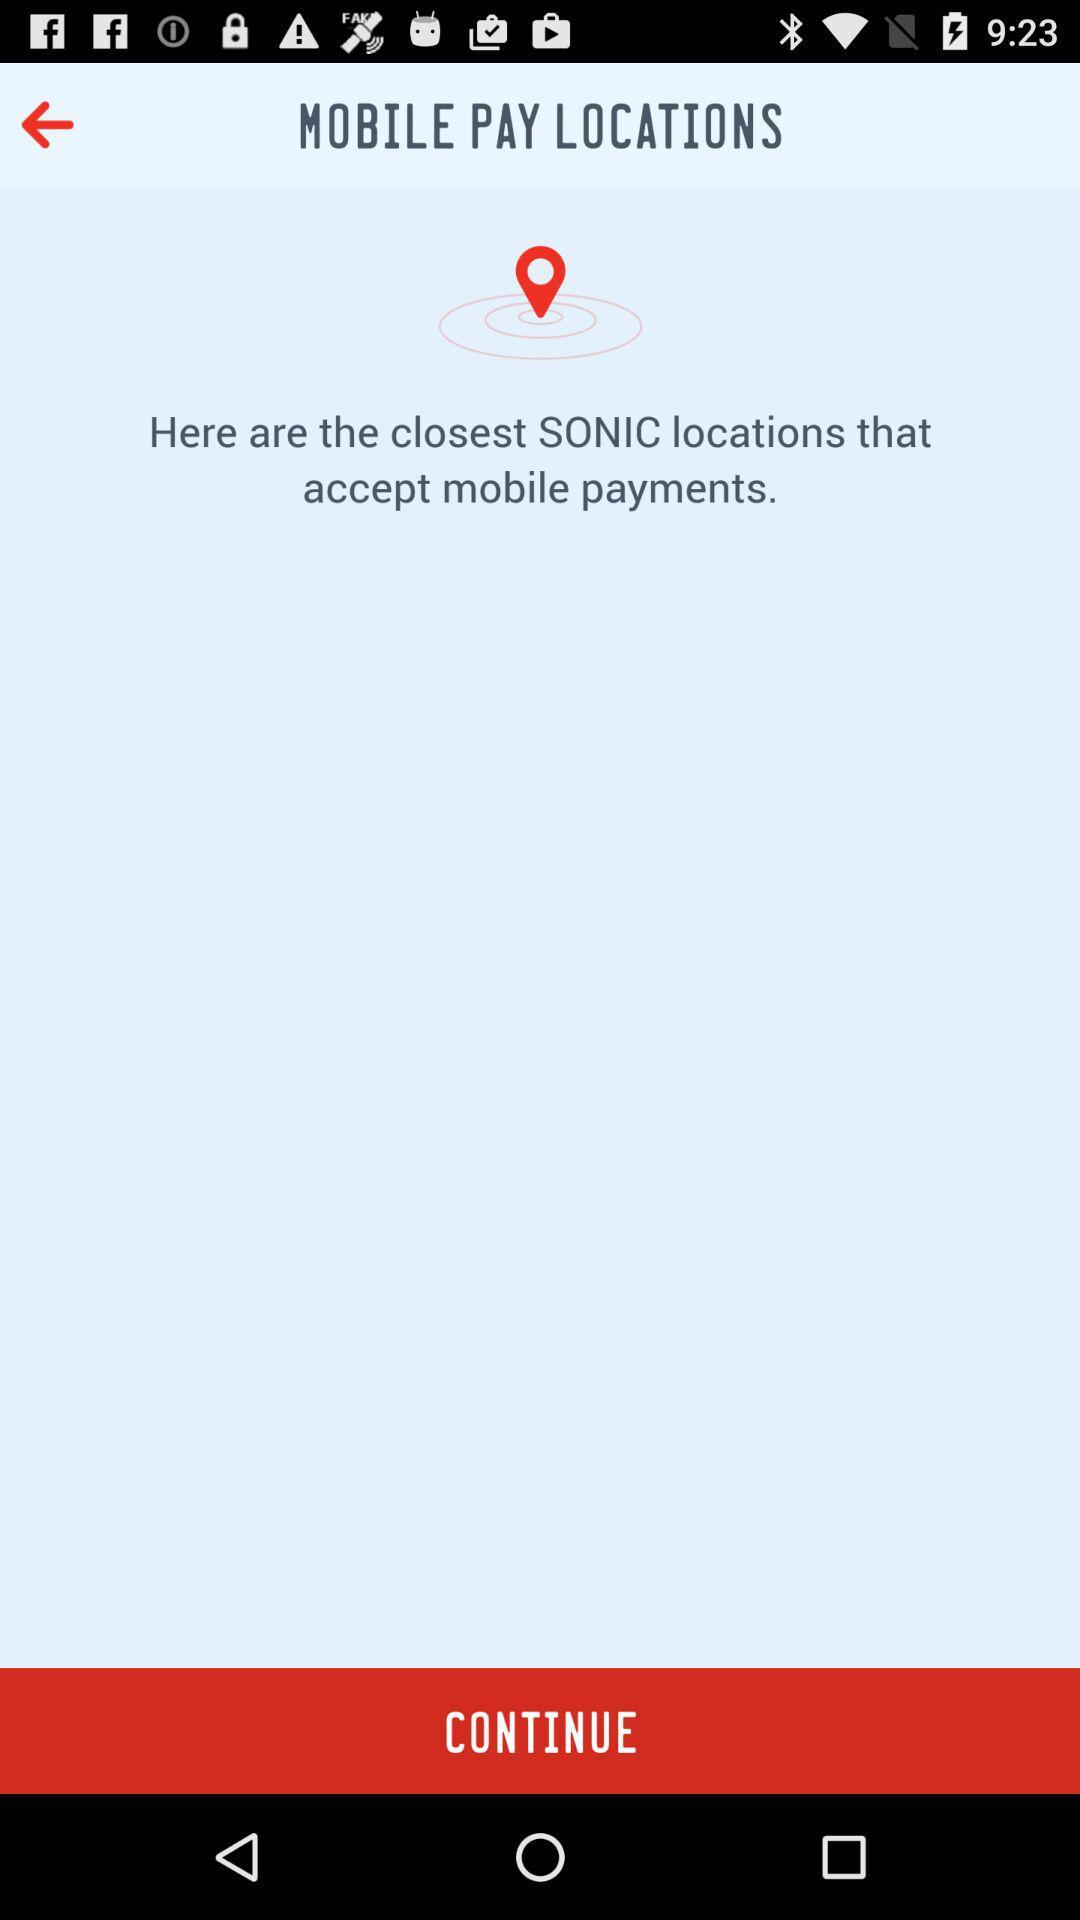  What do you see at coordinates (540, 1120) in the screenshot?
I see `the icon at the center` at bounding box center [540, 1120].